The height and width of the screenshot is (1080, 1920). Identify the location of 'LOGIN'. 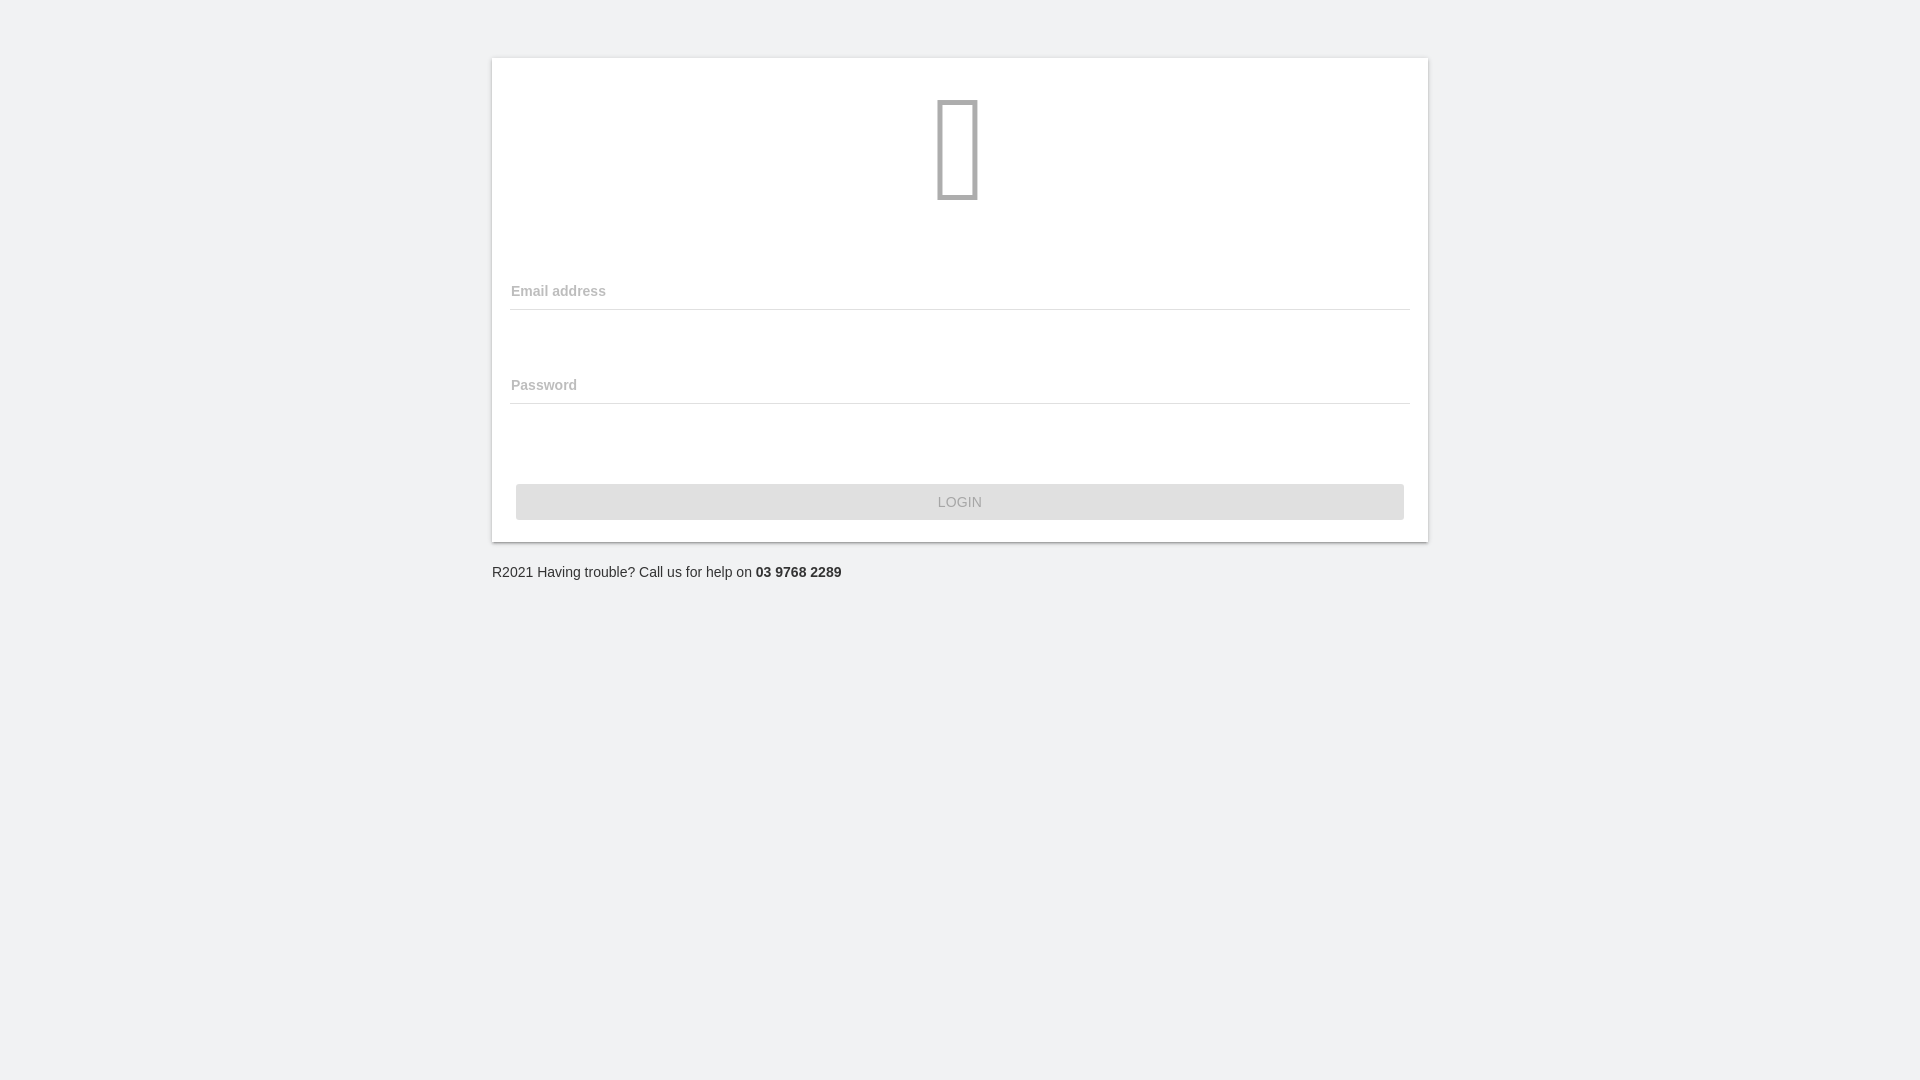
(960, 500).